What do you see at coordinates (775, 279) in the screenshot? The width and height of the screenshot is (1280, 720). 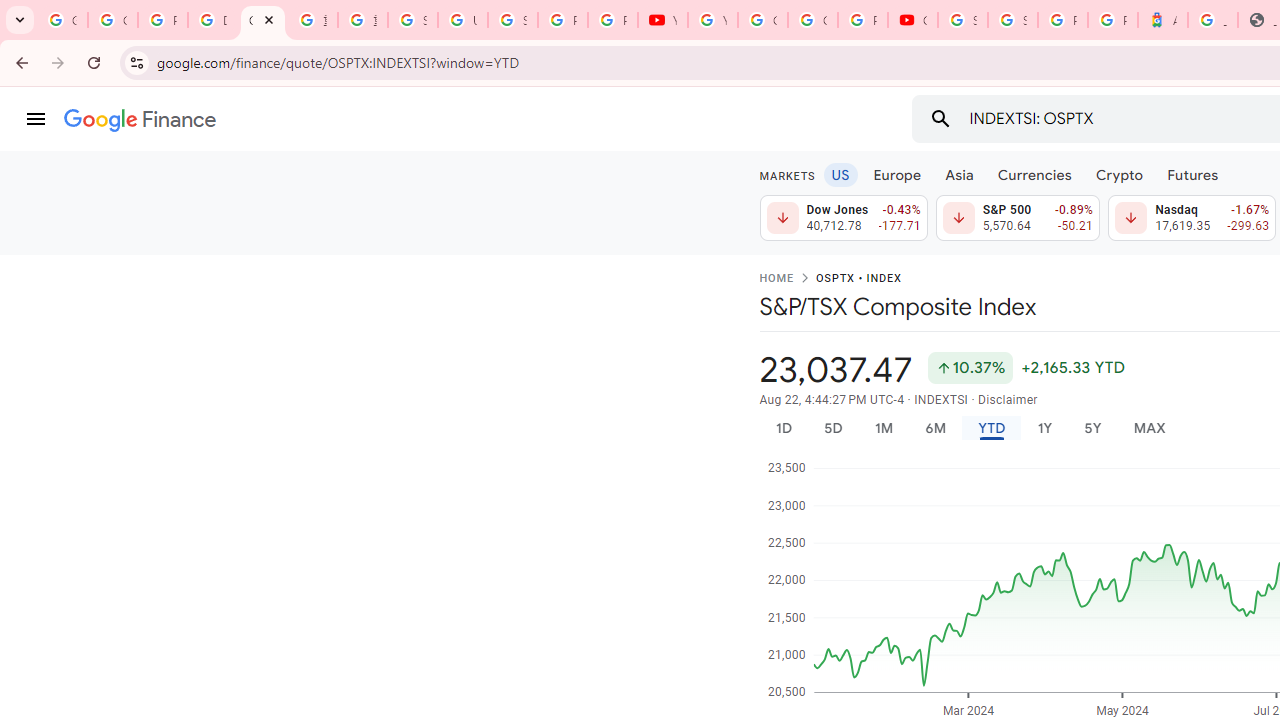 I see `'HOME'` at bounding box center [775, 279].